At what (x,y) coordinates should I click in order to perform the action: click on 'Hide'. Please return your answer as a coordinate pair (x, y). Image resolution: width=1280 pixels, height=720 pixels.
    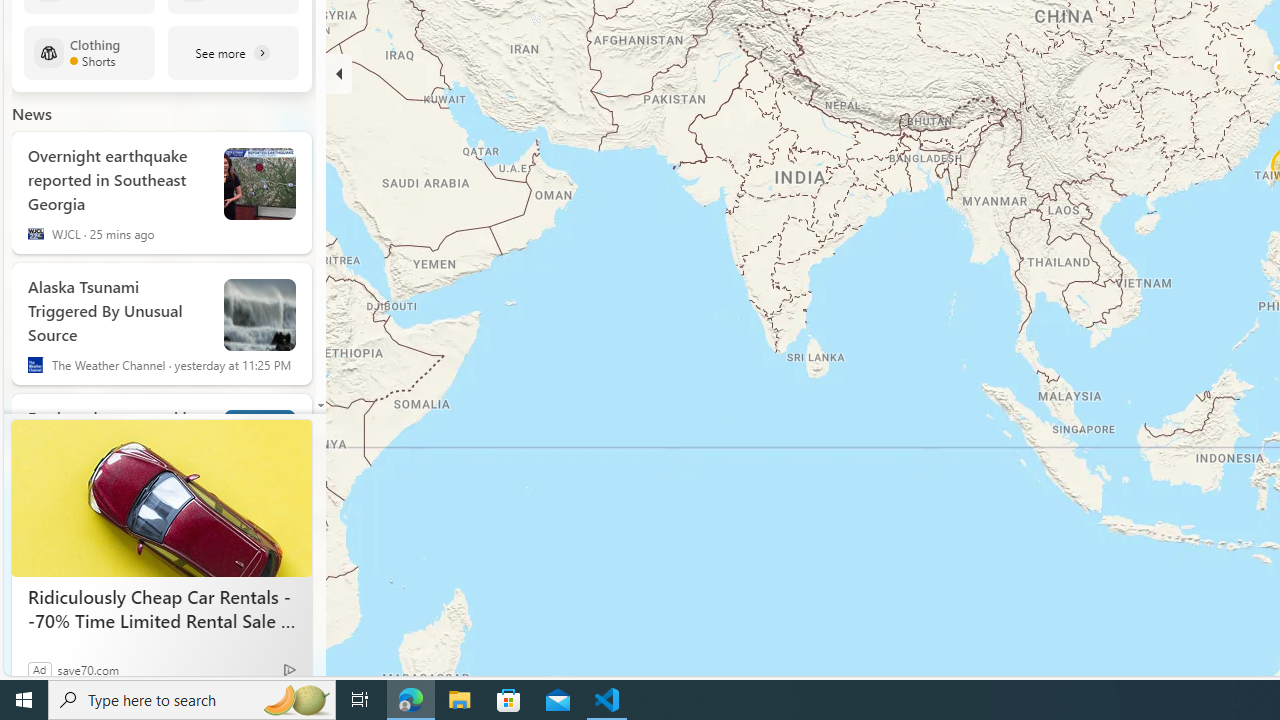
    Looking at the image, I should click on (339, 72).